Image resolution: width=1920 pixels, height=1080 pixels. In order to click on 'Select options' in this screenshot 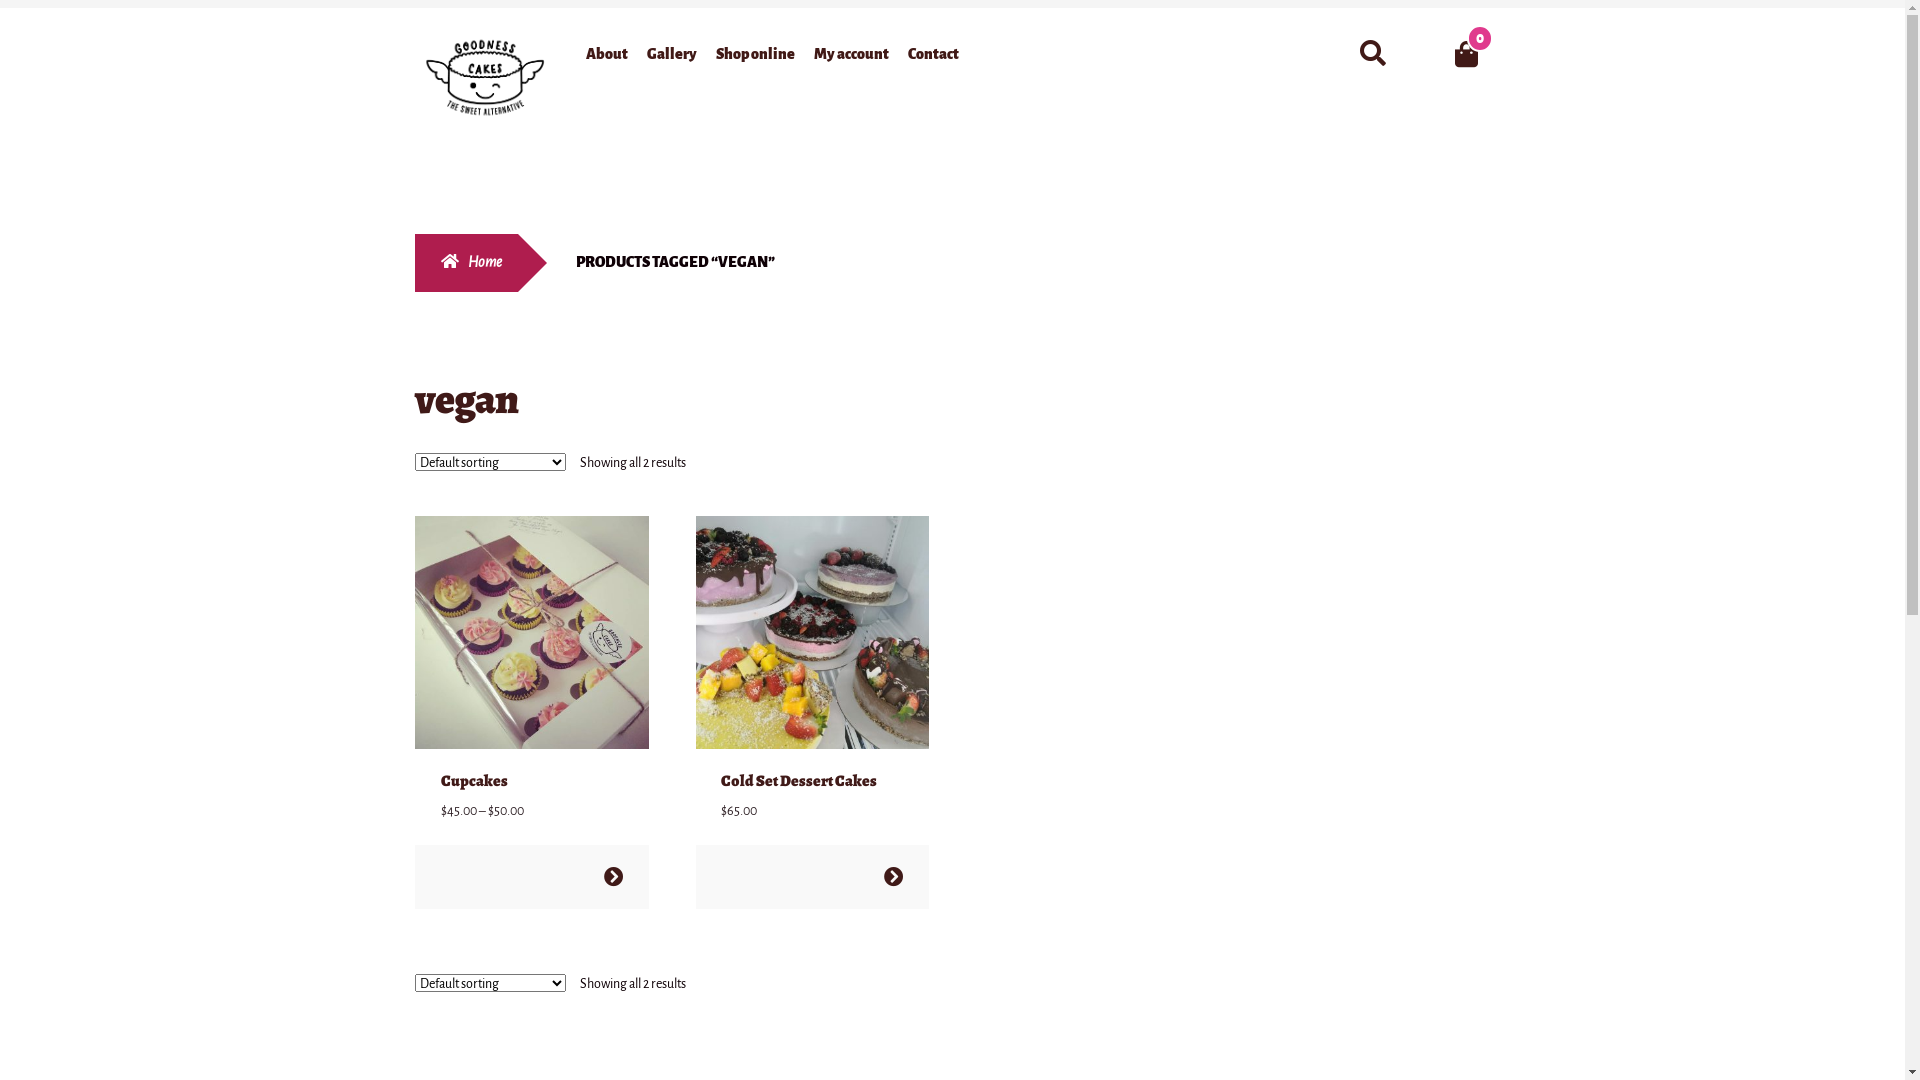, I will do `click(612, 875)`.